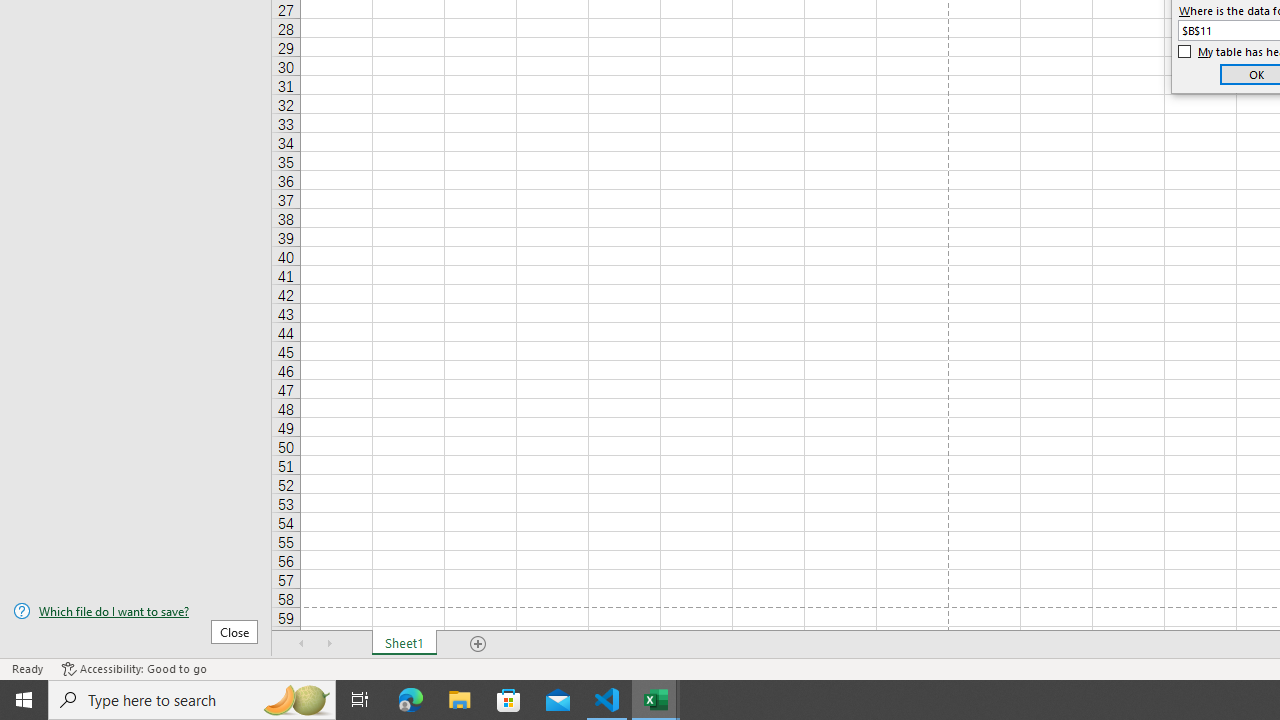 The height and width of the screenshot is (720, 1280). What do you see at coordinates (301, 644) in the screenshot?
I see `'Scroll Left'` at bounding box center [301, 644].